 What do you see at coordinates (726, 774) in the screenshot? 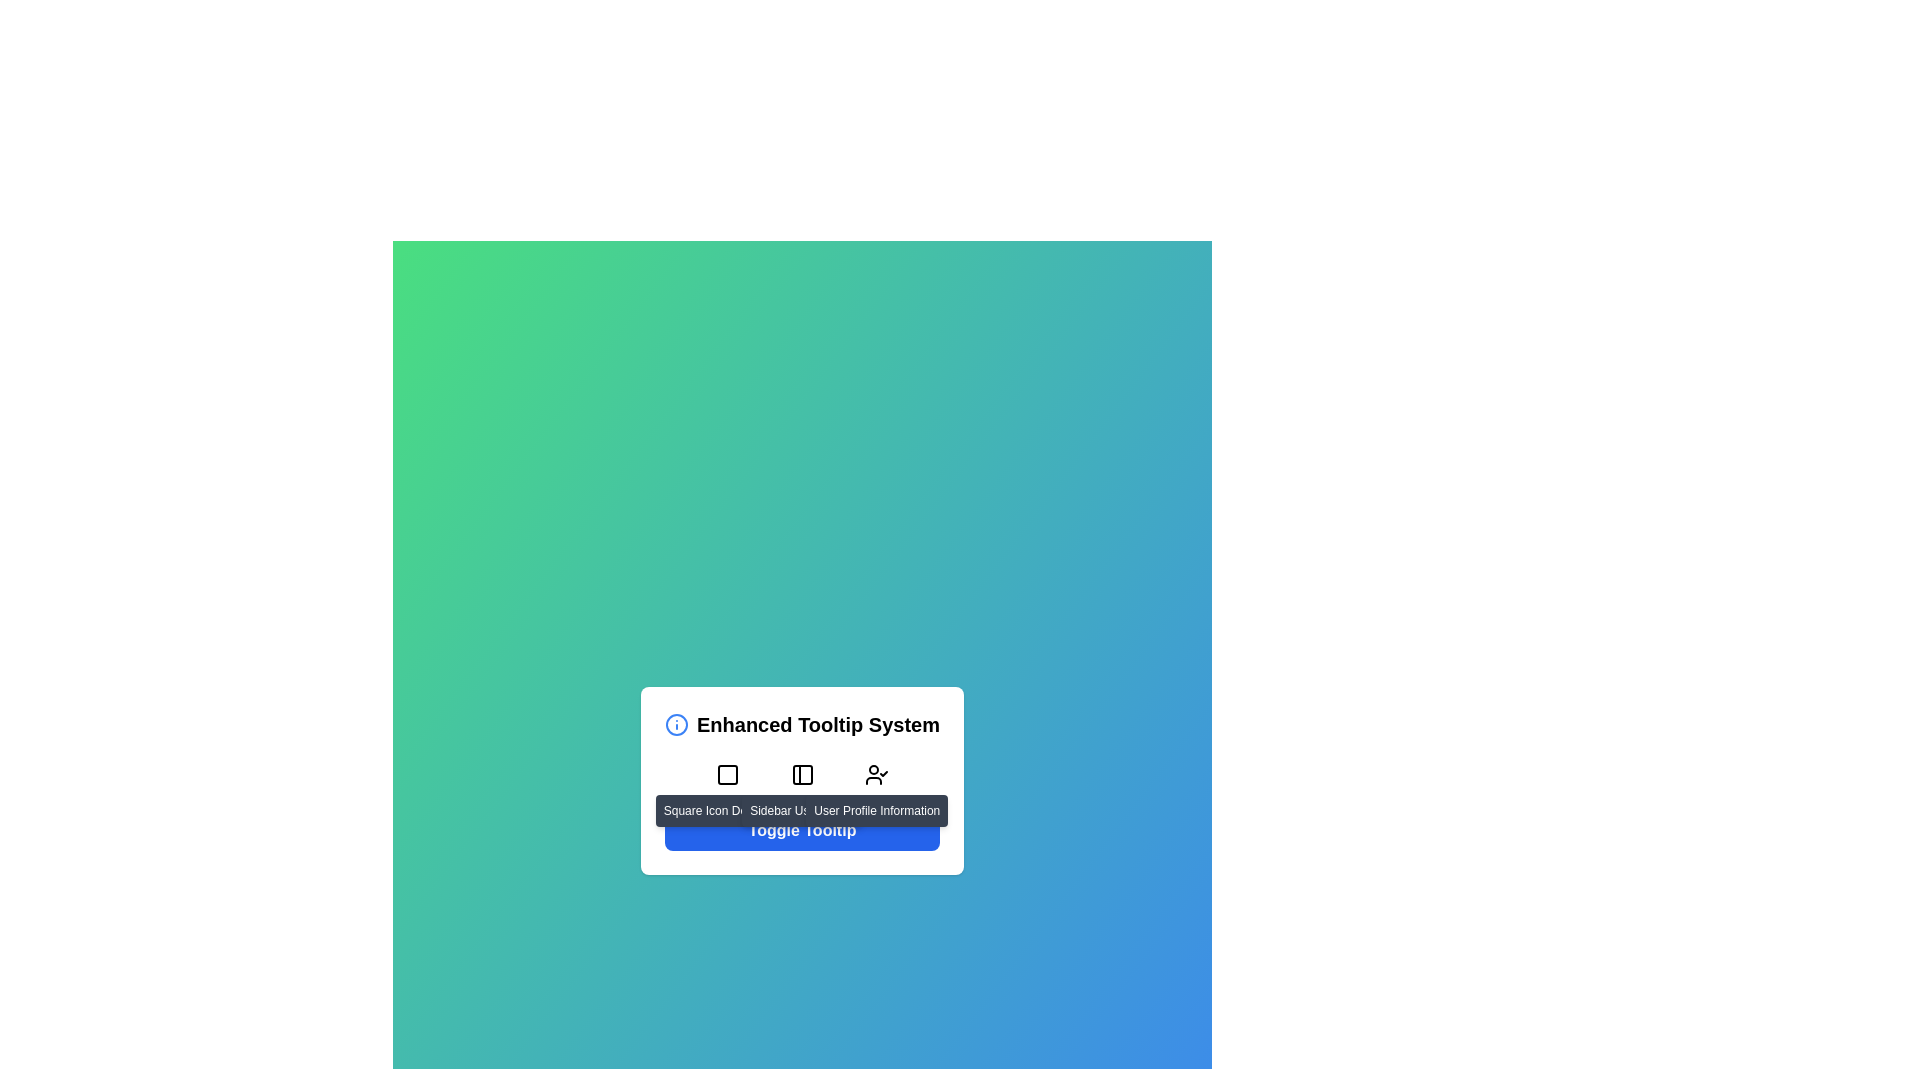
I see `the decorative element located within the second icon from the left under the 'Enhanced Tooltip System' header, which serves as a visual indicator in the square icon` at bounding box center [726, 774].